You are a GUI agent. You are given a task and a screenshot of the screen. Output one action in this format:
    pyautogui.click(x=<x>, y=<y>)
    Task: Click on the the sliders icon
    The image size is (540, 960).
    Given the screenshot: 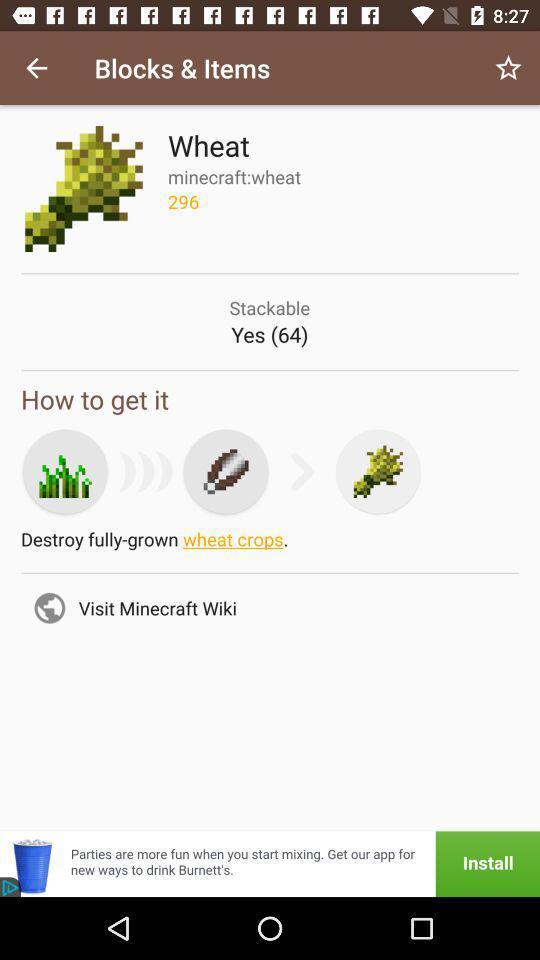 What is the action you would take?
    pyautogui.click(x=65, y=471)
    